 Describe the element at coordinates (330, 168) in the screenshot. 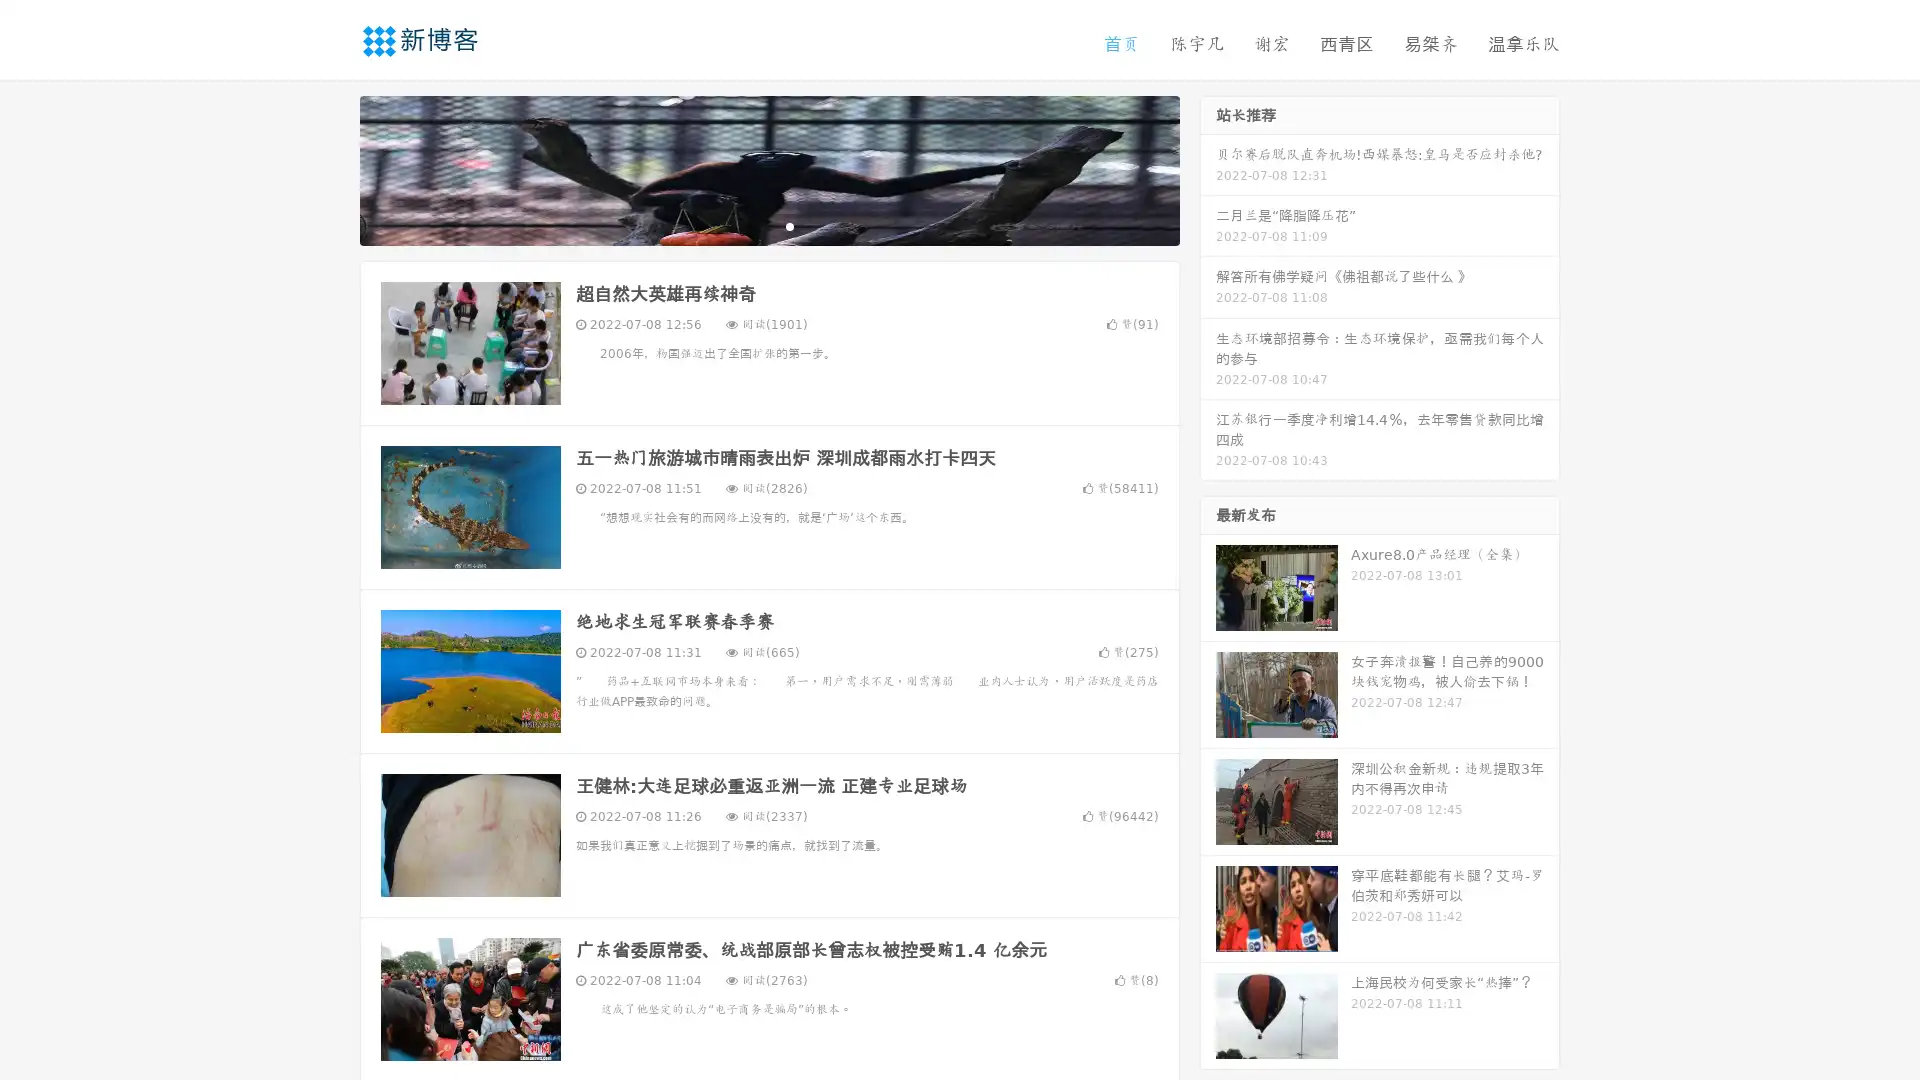

I see `Previous slide` at that location.